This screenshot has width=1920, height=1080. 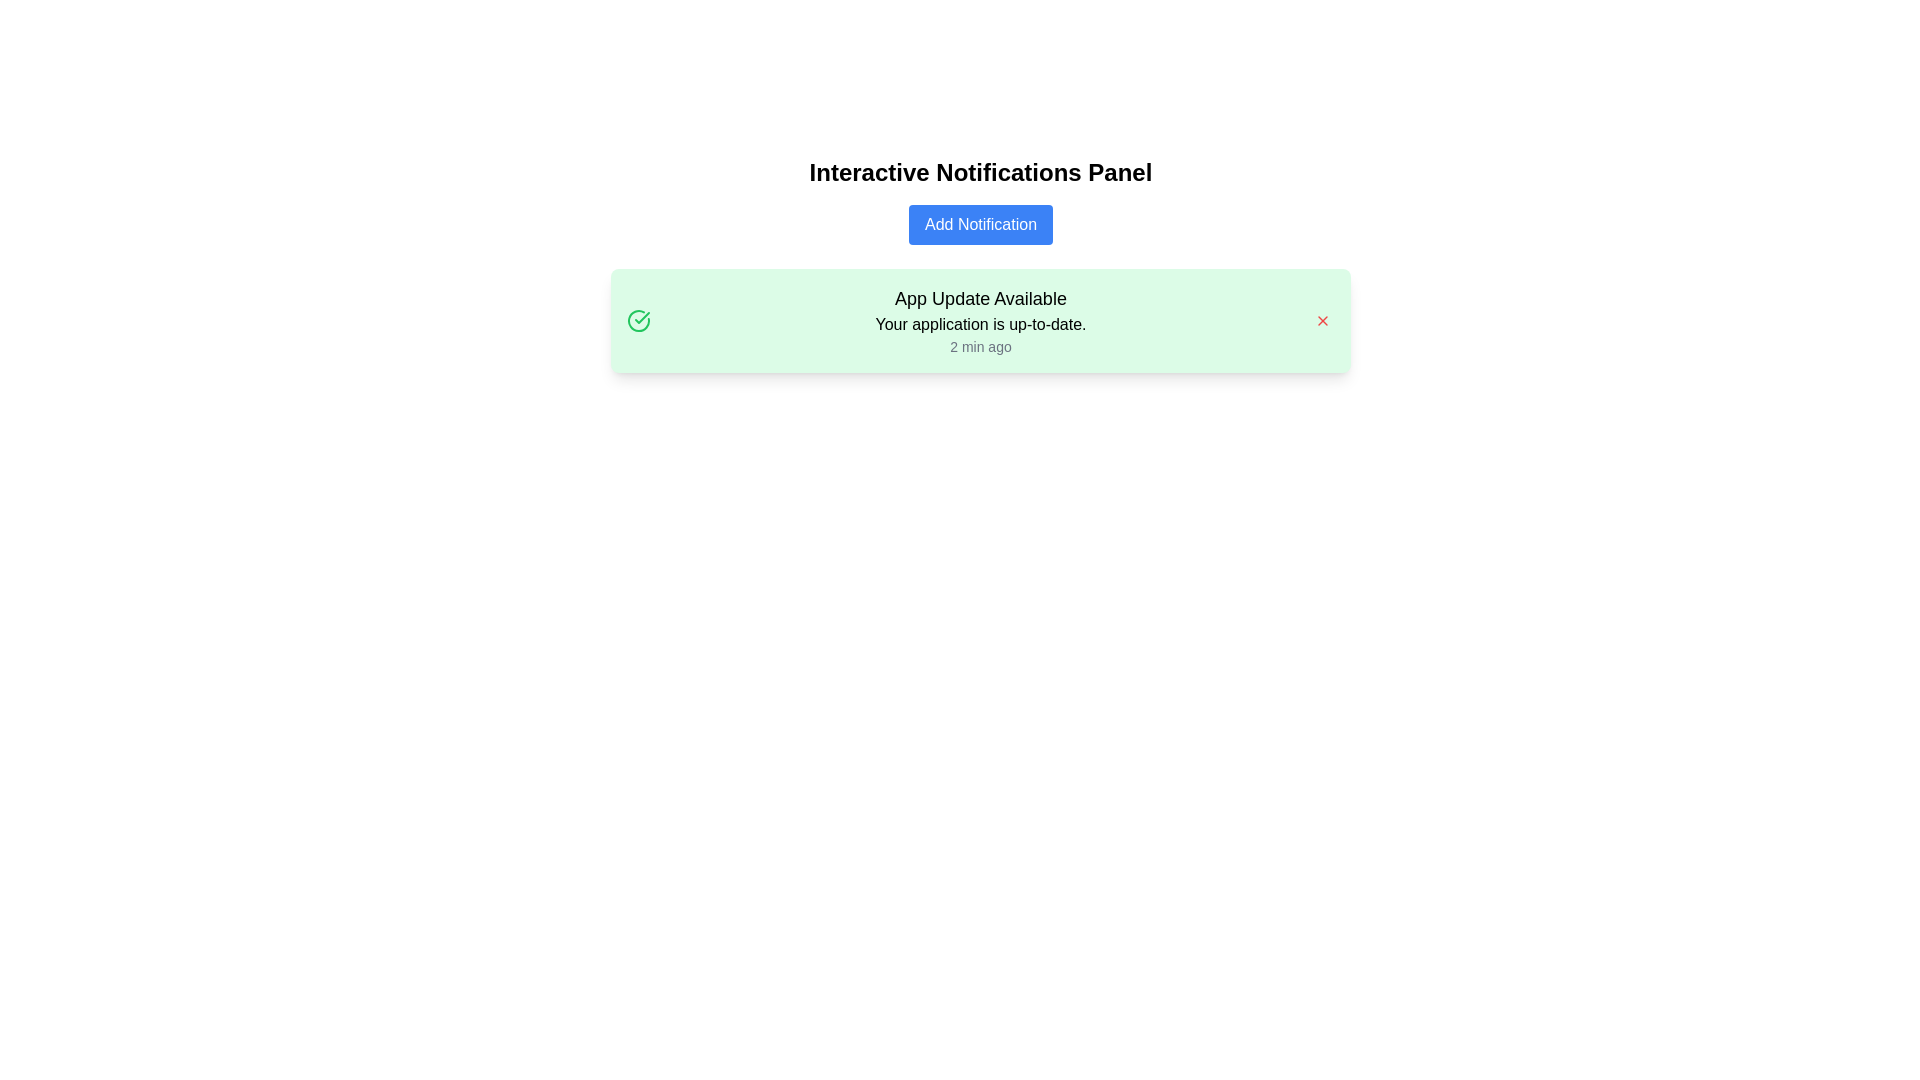 What do you see at coordinates (980, 319) in the screenshot?
I see `message displayed in the central text block of the notification card that informs users about the application update status` at bounding box center [980, 319].